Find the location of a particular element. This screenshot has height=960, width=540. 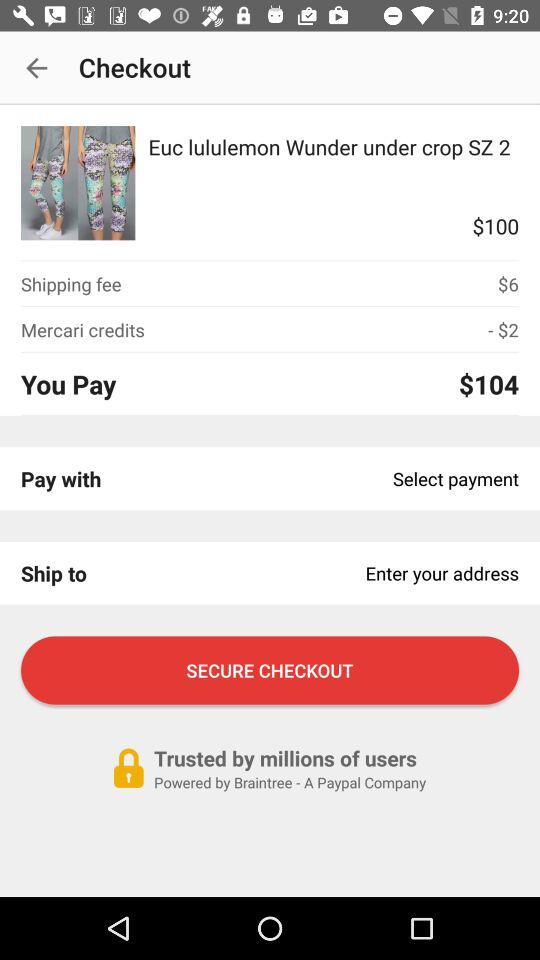

the item next to checkout item is located at coordinates (36, 68).